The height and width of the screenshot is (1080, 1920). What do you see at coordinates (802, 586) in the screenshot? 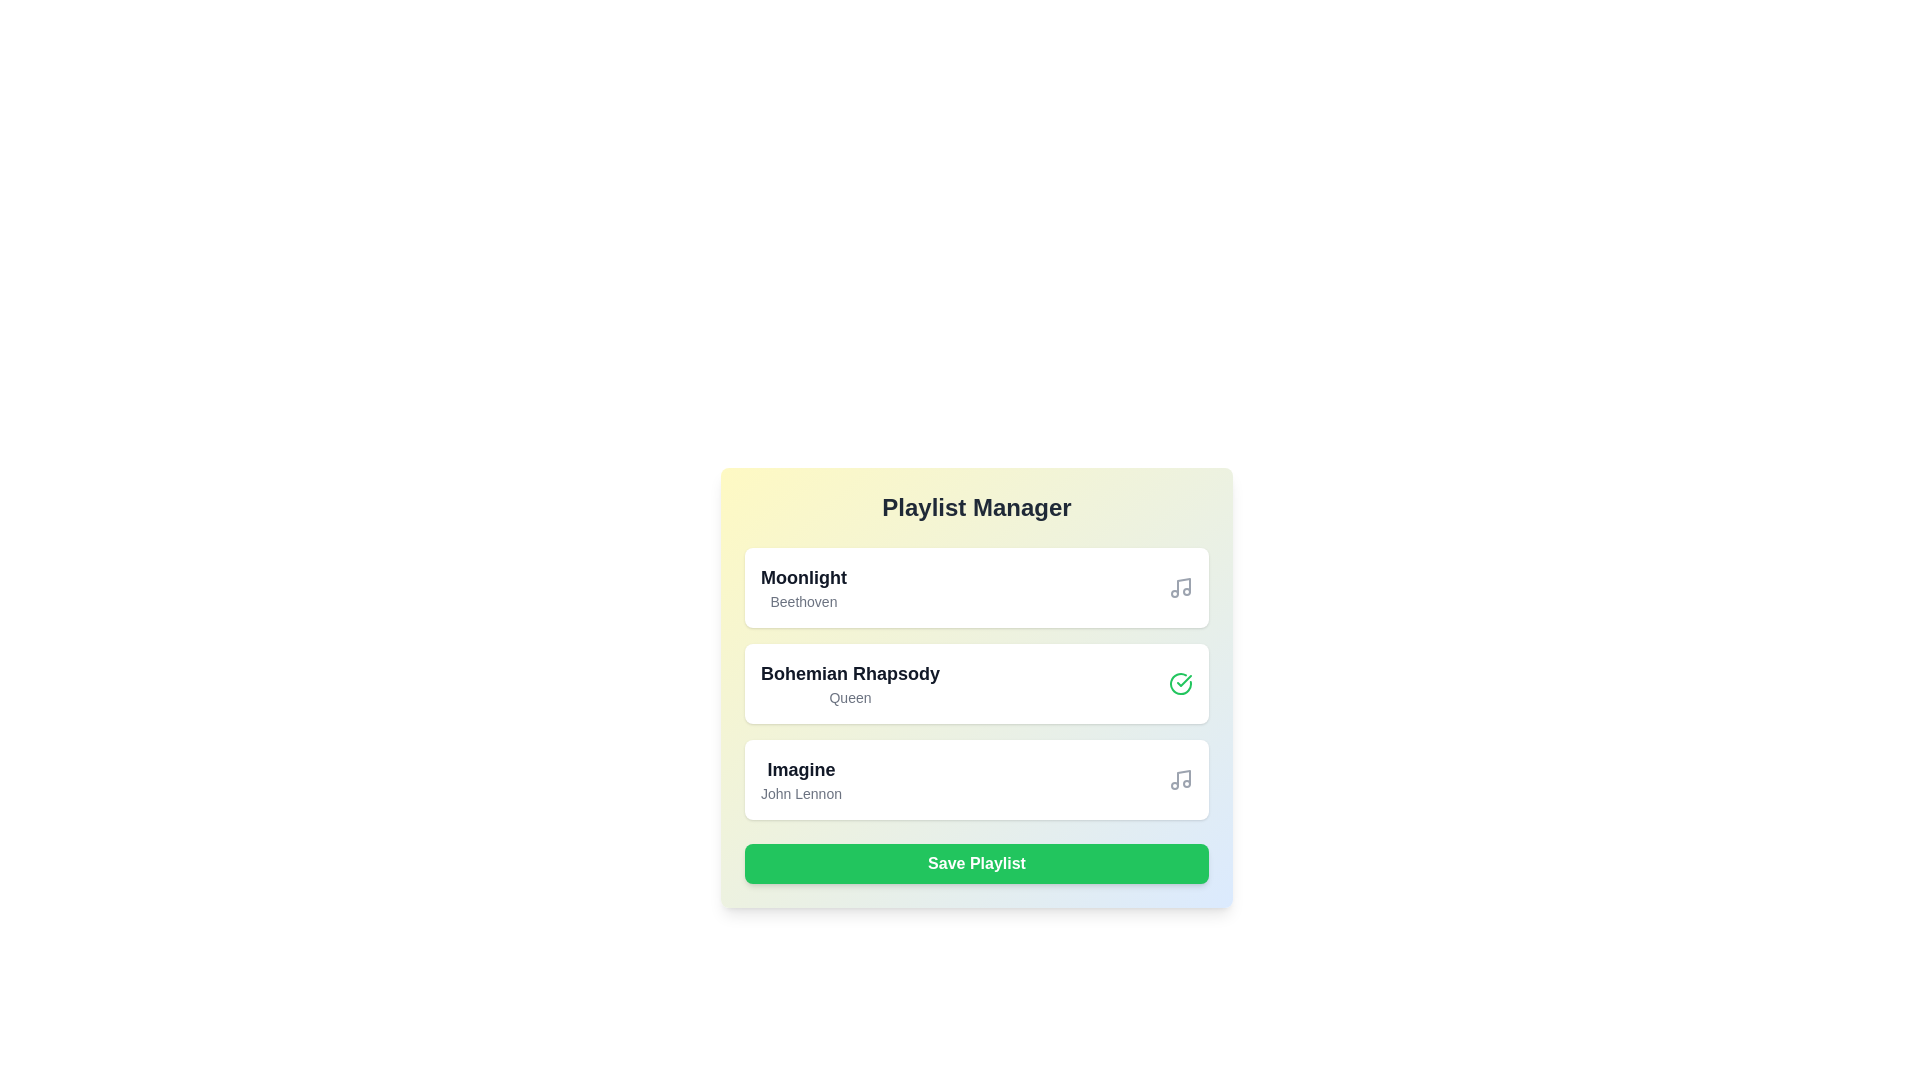
I see `the song titled 'Moonlight' to inspect its details` at bounding box center [802, 586].